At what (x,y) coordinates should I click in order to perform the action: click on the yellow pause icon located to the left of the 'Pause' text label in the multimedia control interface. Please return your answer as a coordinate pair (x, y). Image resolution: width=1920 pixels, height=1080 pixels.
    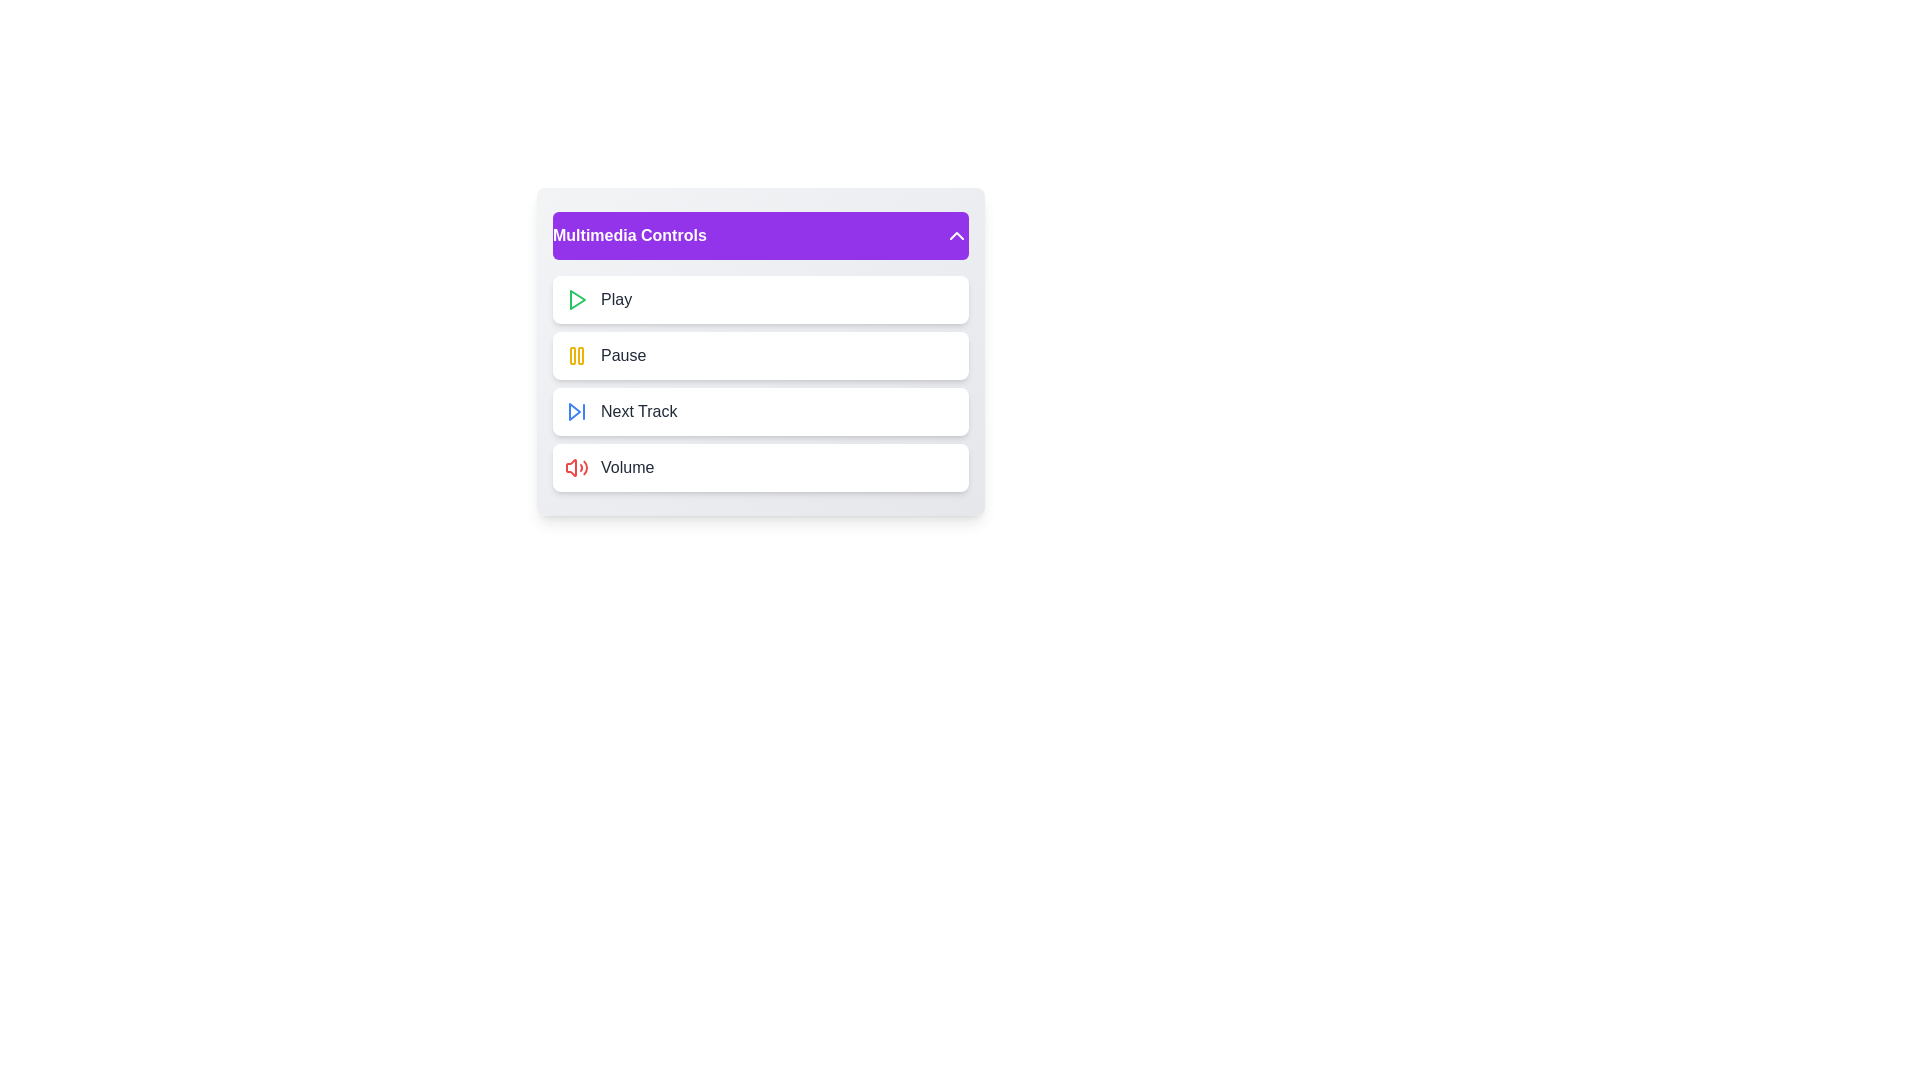
    Looking at the image, I should click on (575, 354).